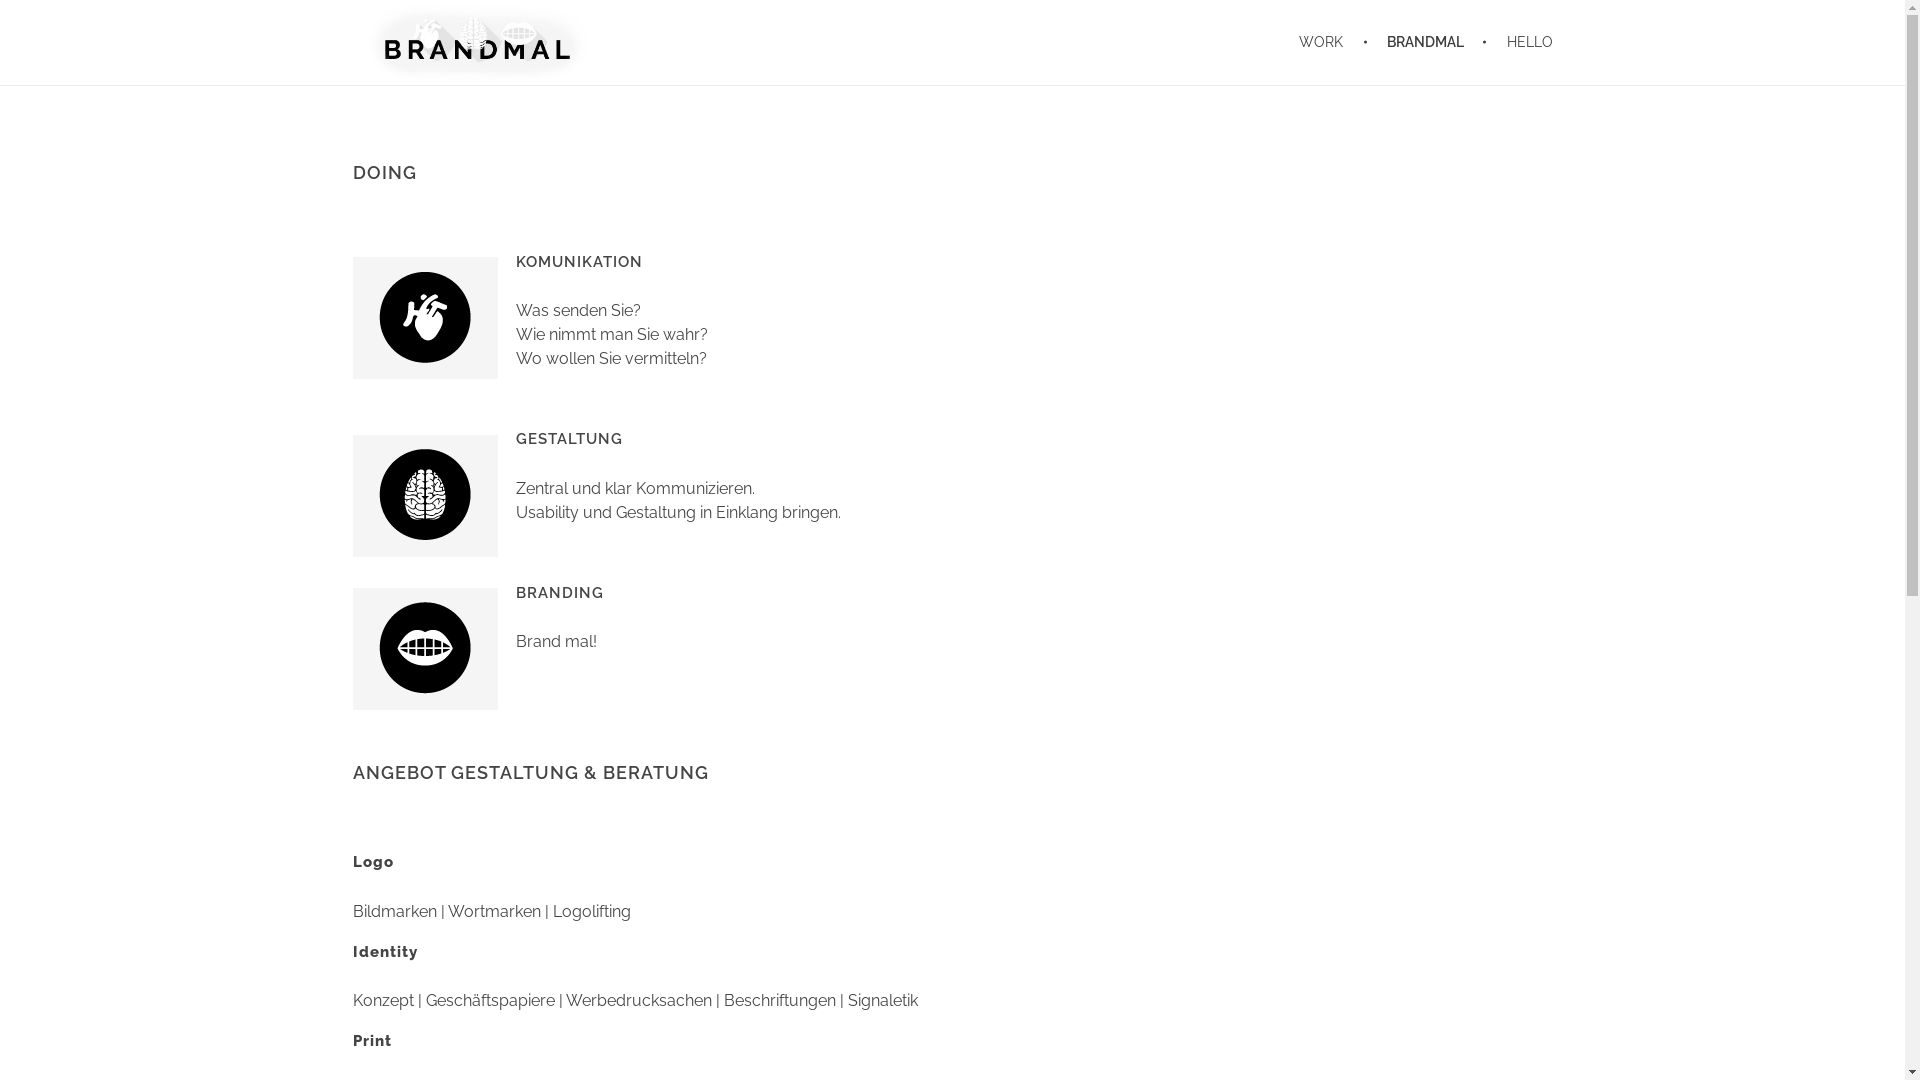  Describe the element at coordinates (1427, 42) in the screenshot. I see `'BRANDMAL'` at that location.